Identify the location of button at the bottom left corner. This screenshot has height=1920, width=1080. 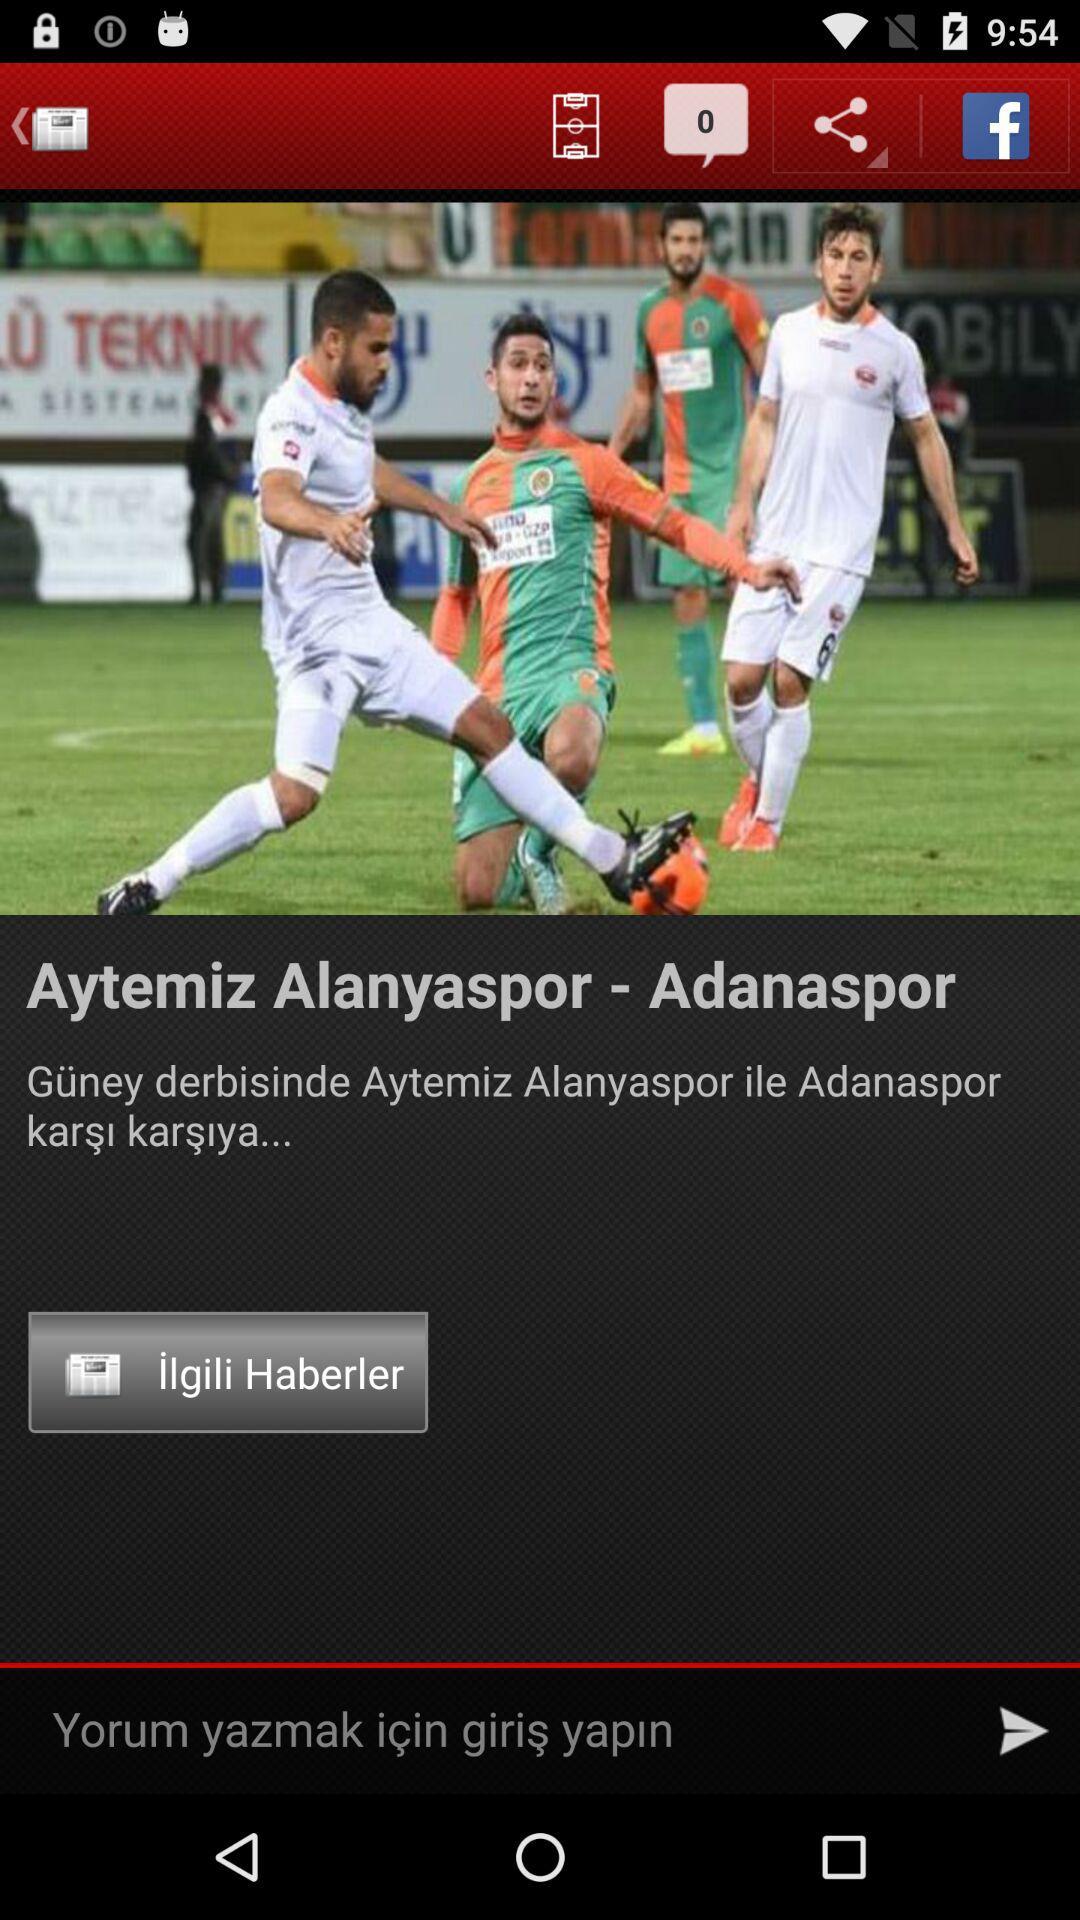
(227, 1371).